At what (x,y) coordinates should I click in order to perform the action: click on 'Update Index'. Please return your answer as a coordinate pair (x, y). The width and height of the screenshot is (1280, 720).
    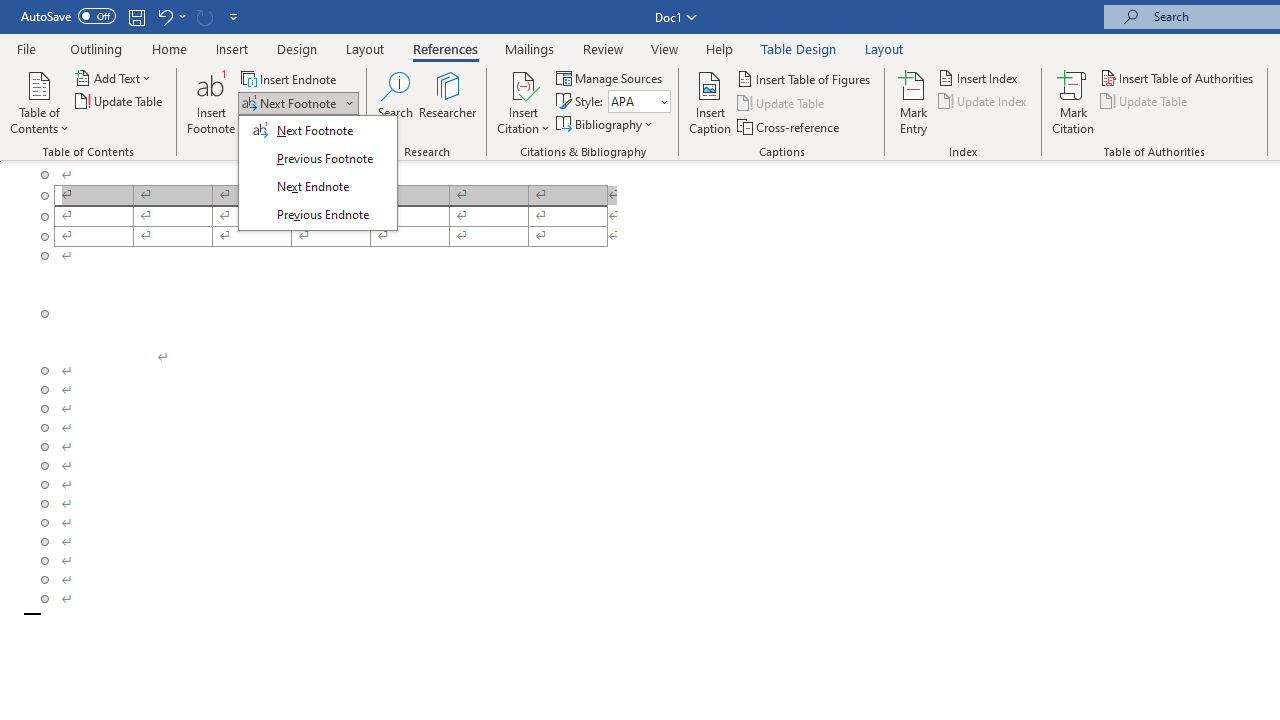
    Looking at the image, I should click on (984, 101).